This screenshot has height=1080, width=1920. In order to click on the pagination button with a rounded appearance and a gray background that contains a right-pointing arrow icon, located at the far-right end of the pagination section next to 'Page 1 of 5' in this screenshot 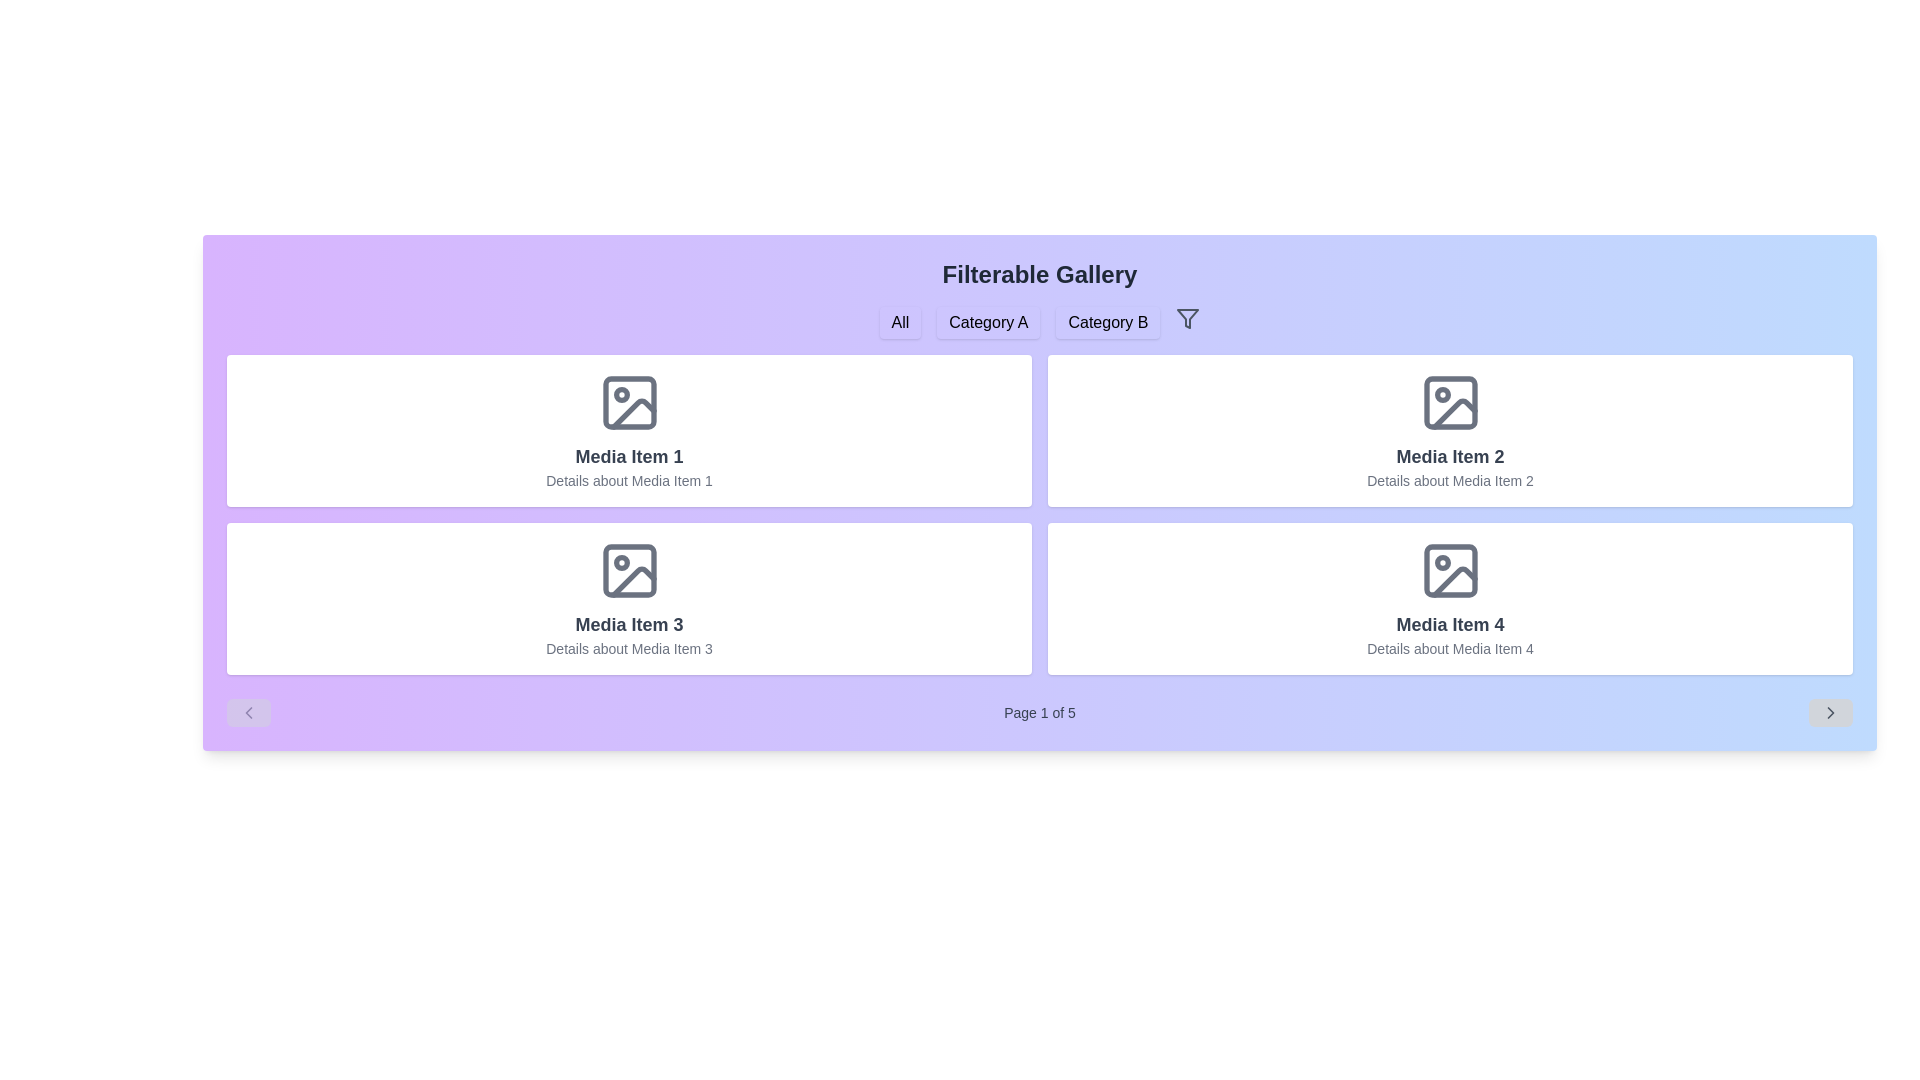, I will do `click(1830, 712)`.